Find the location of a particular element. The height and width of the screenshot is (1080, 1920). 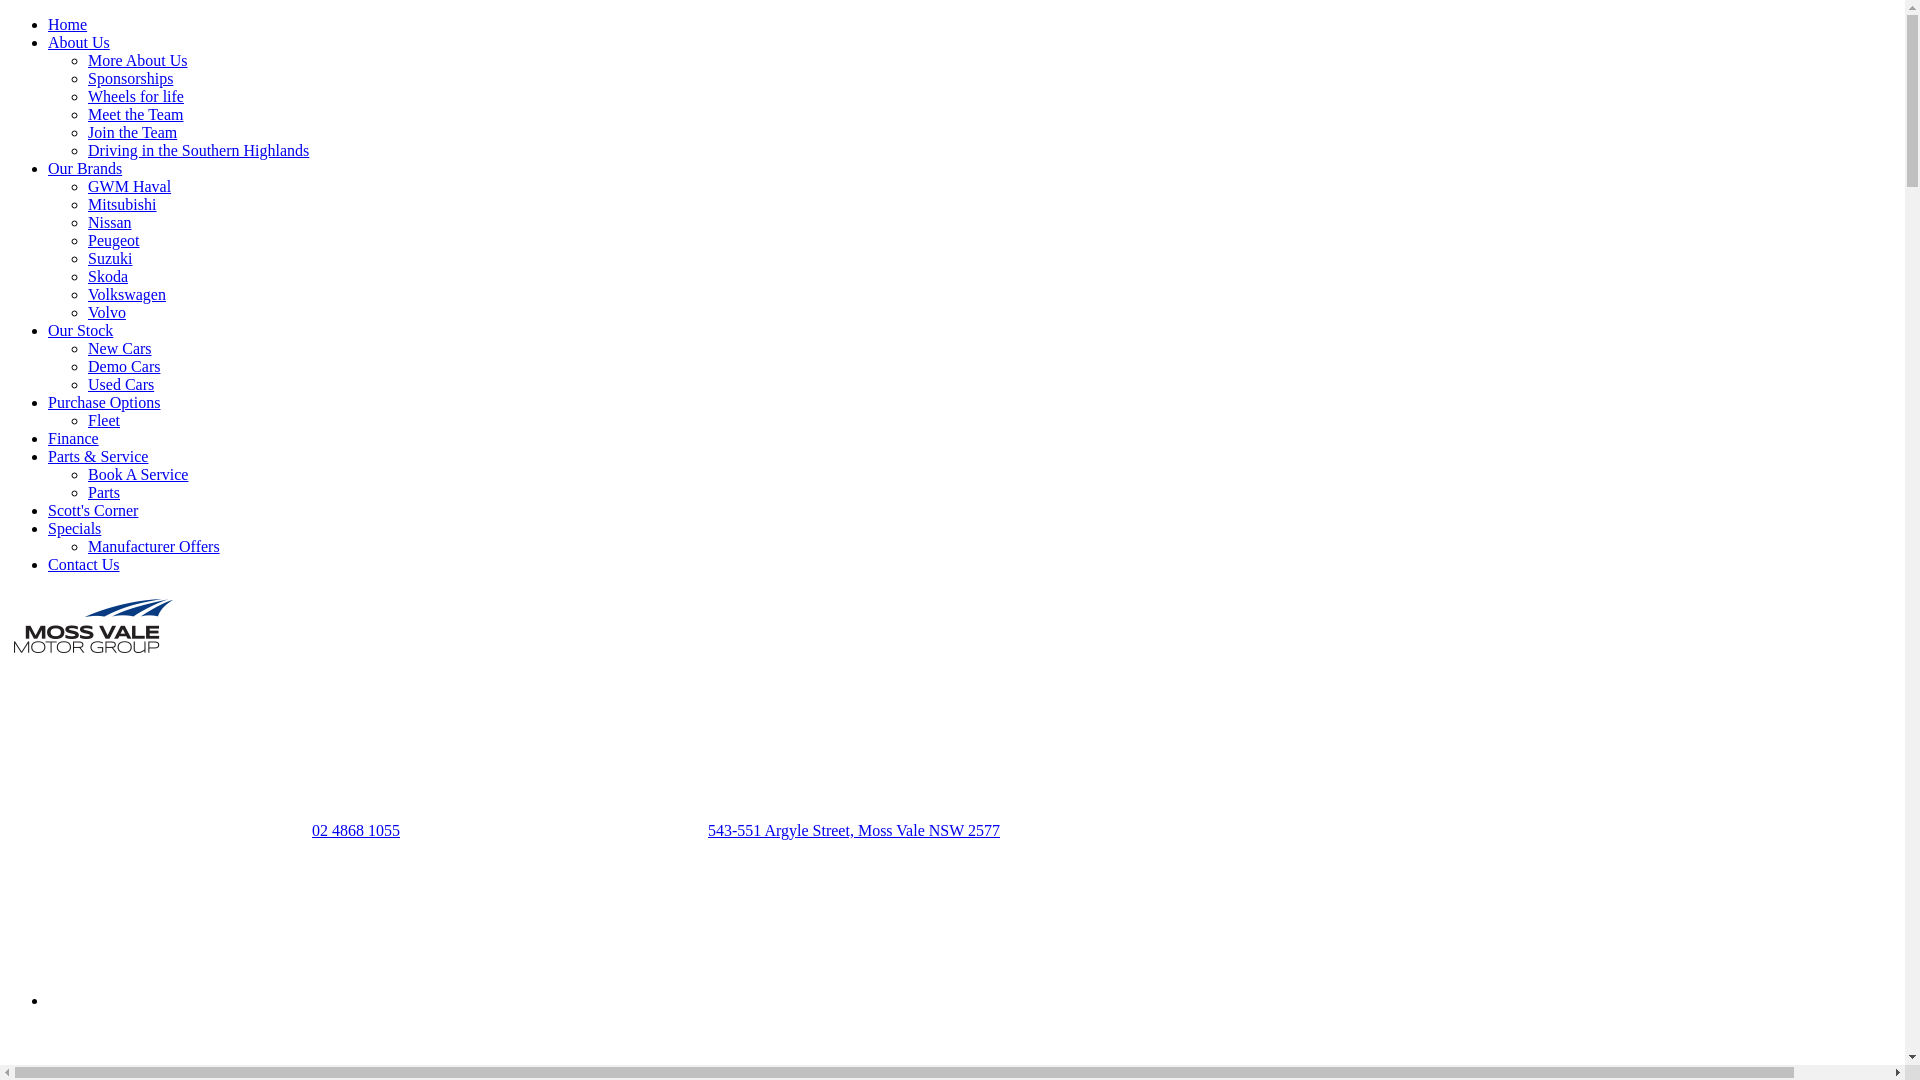

'Used Cars' is located at coordinates (119, 384).